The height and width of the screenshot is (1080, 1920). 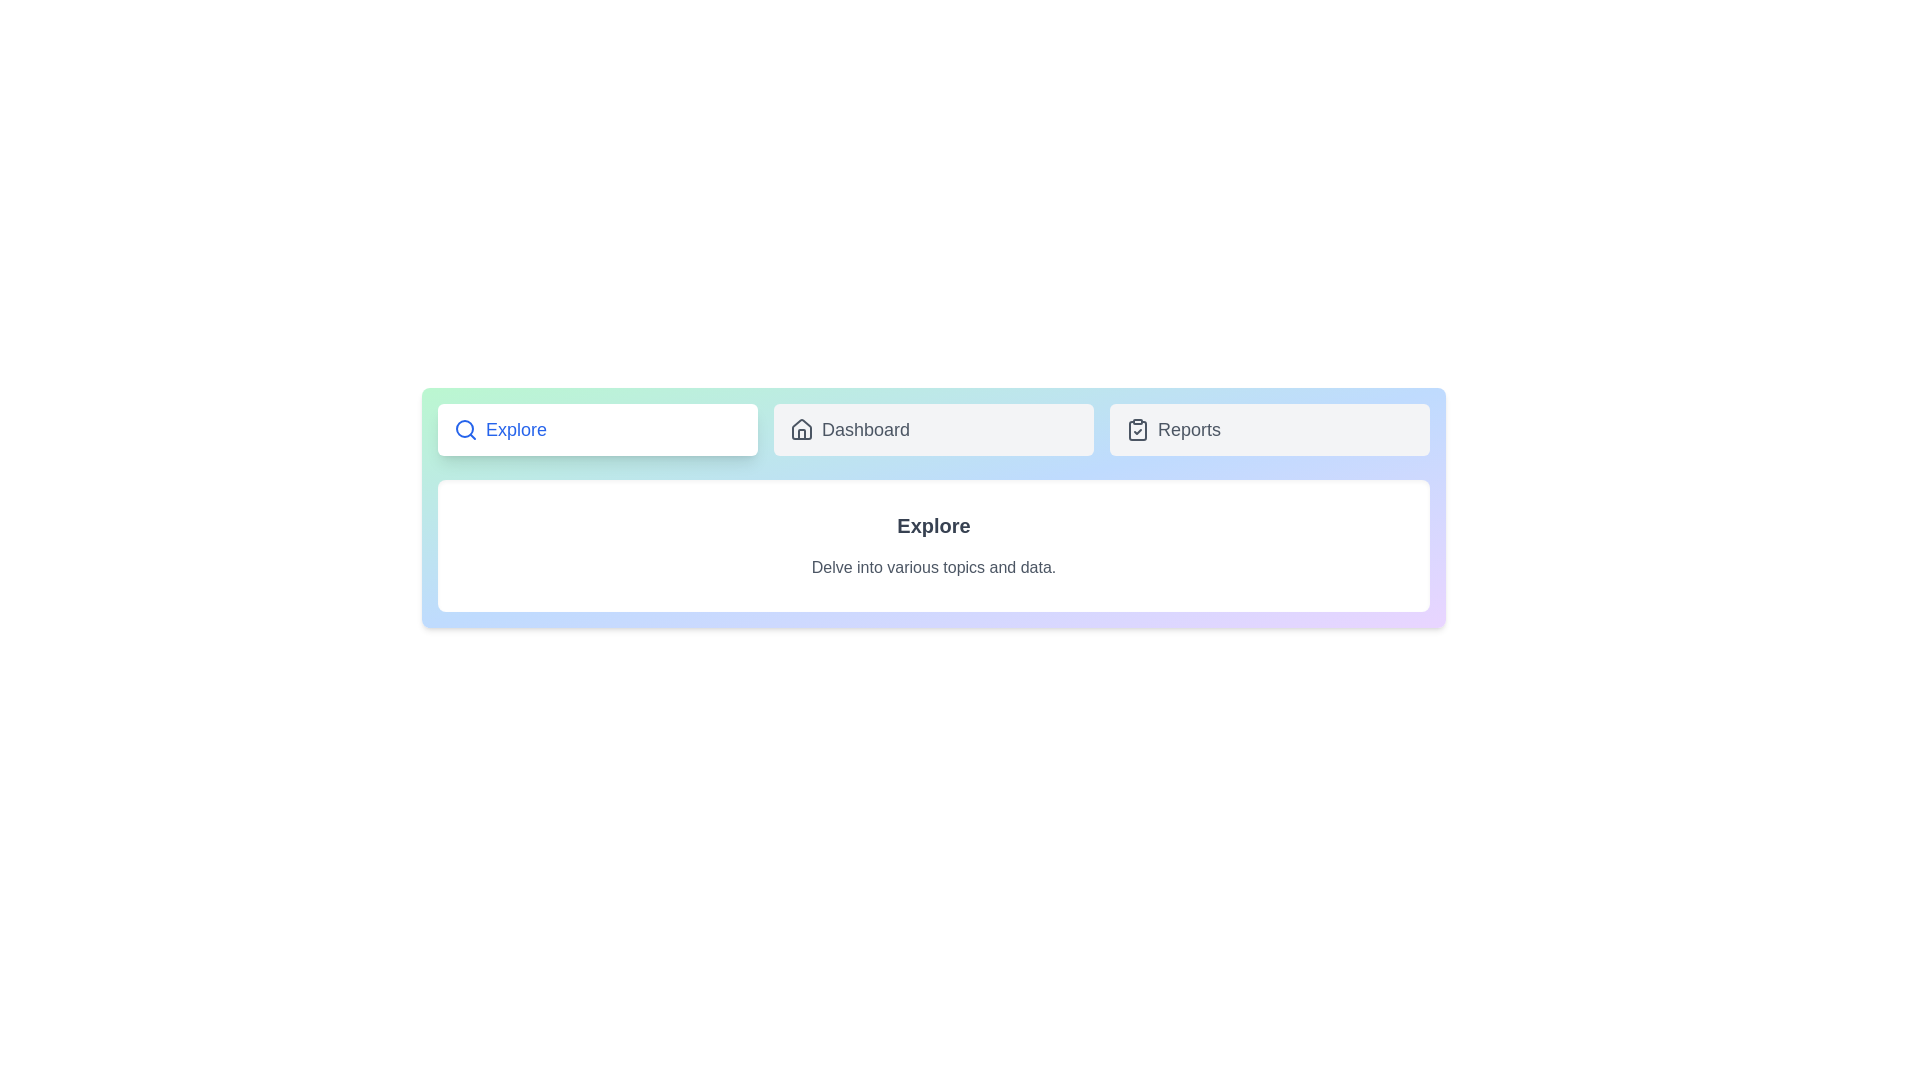 I want to click on the tab identified by Reports, so click(x=1269, y=428).